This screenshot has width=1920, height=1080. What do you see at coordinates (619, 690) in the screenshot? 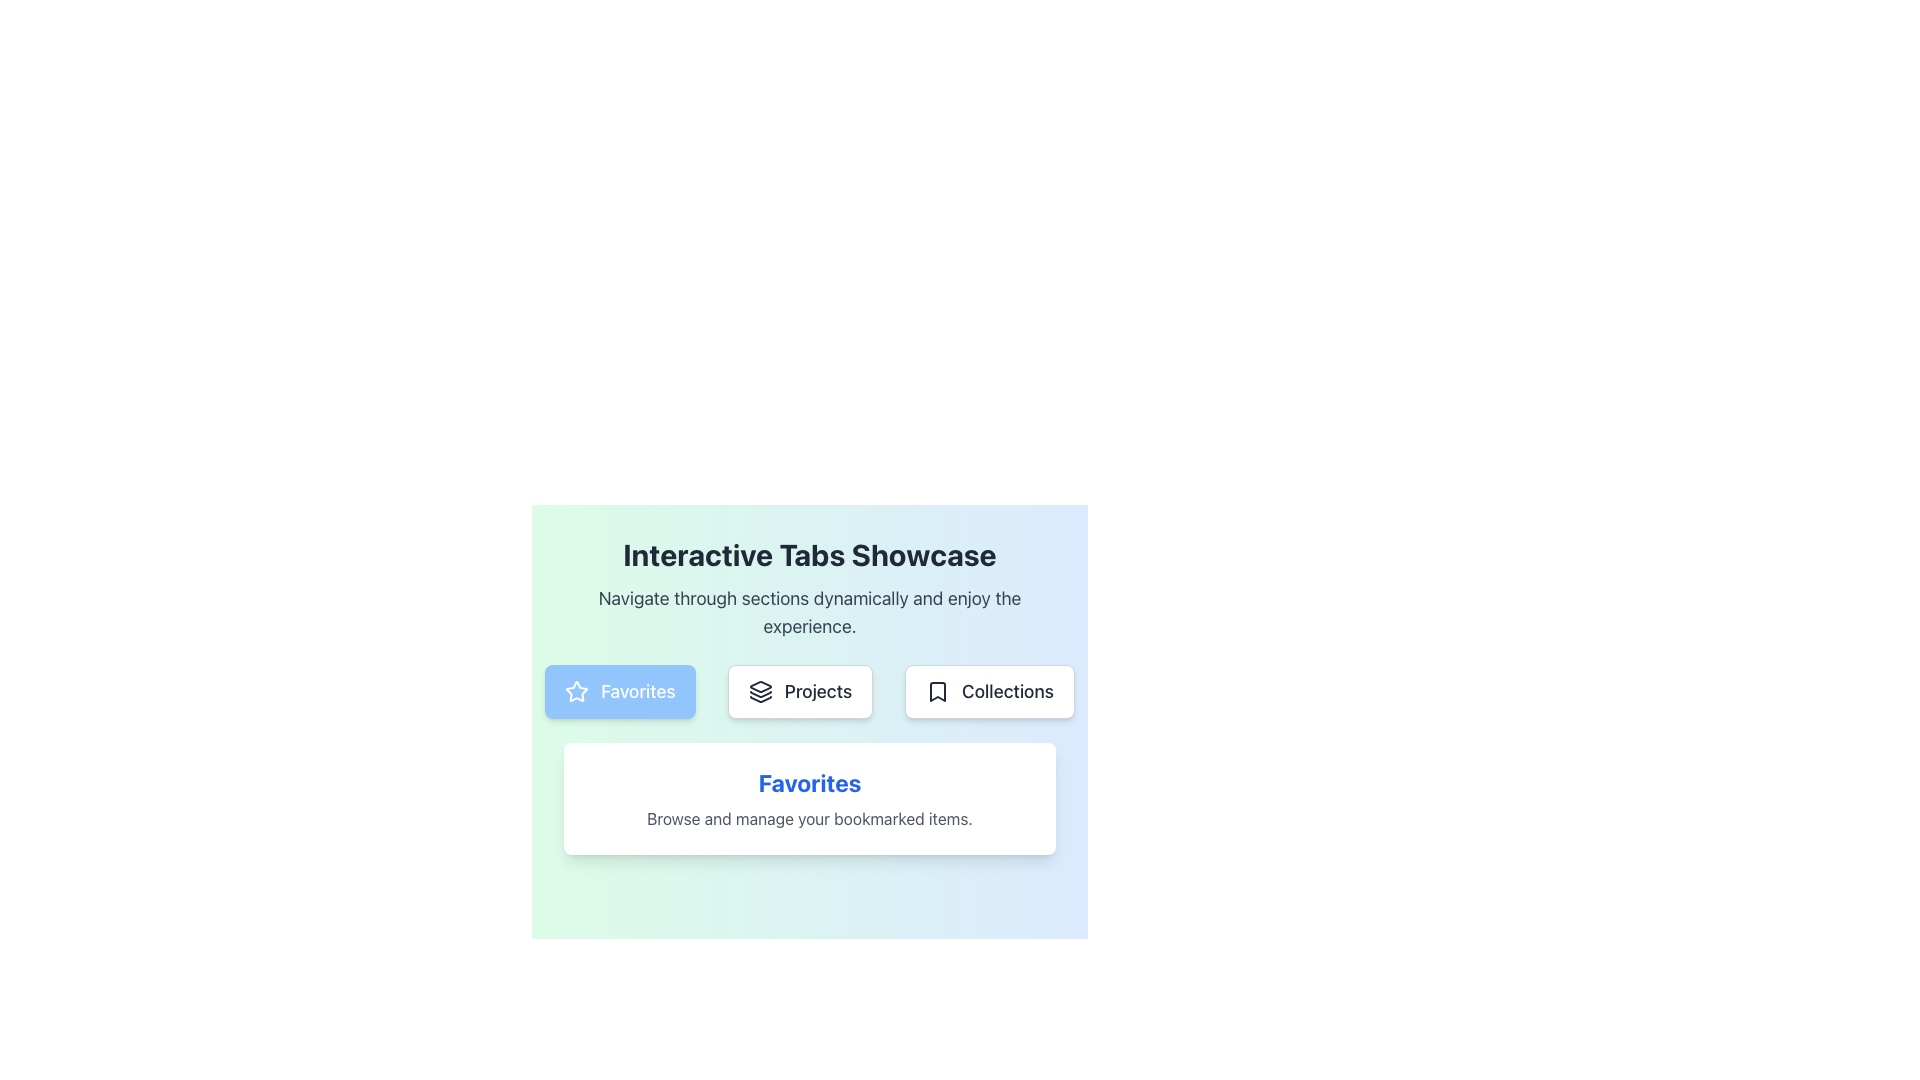
I see `the 'Favorites' button located in the horizontal tab selector, positioned on the far left, to enable accessibility interaction` at bounding box center [619, 690].